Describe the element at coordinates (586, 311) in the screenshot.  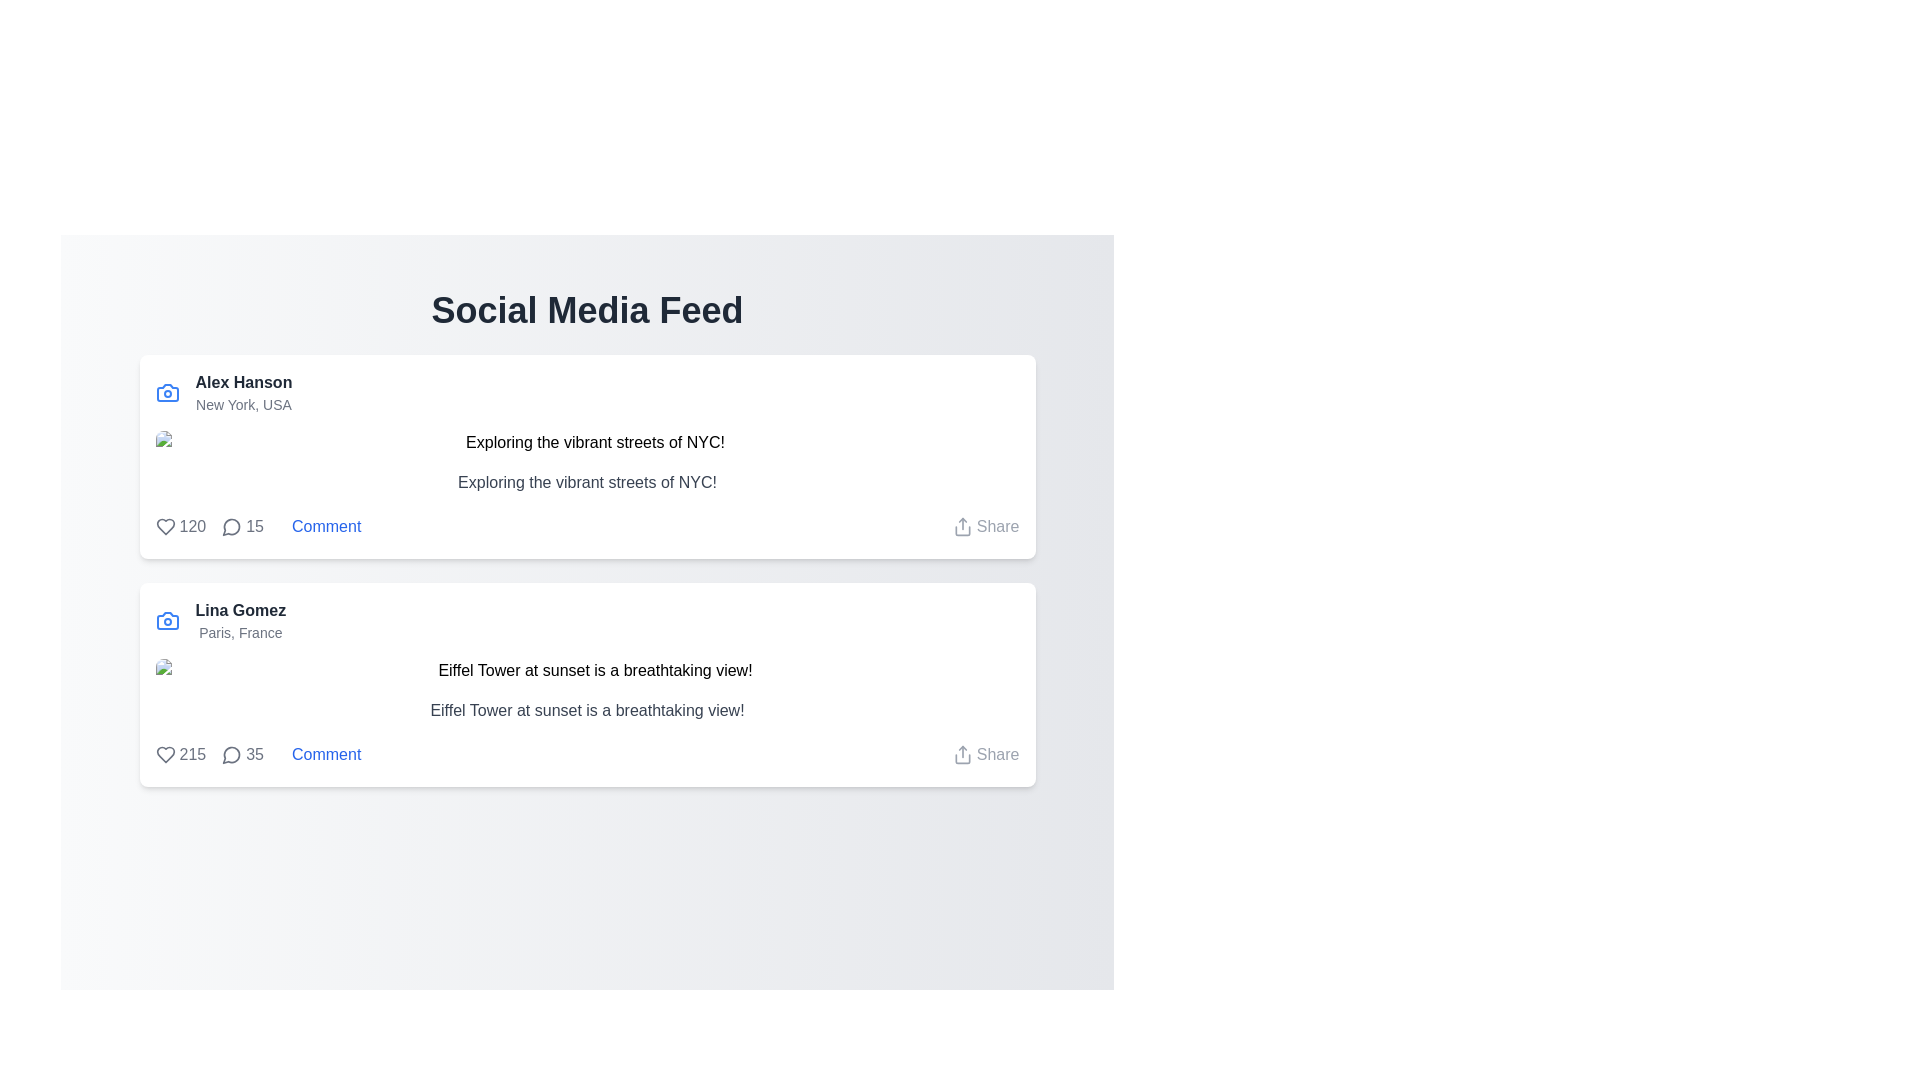
I see `the text-based heading element serving as a visual label for the social media feed section, located at the upper part of the interface above user posts` at that location.